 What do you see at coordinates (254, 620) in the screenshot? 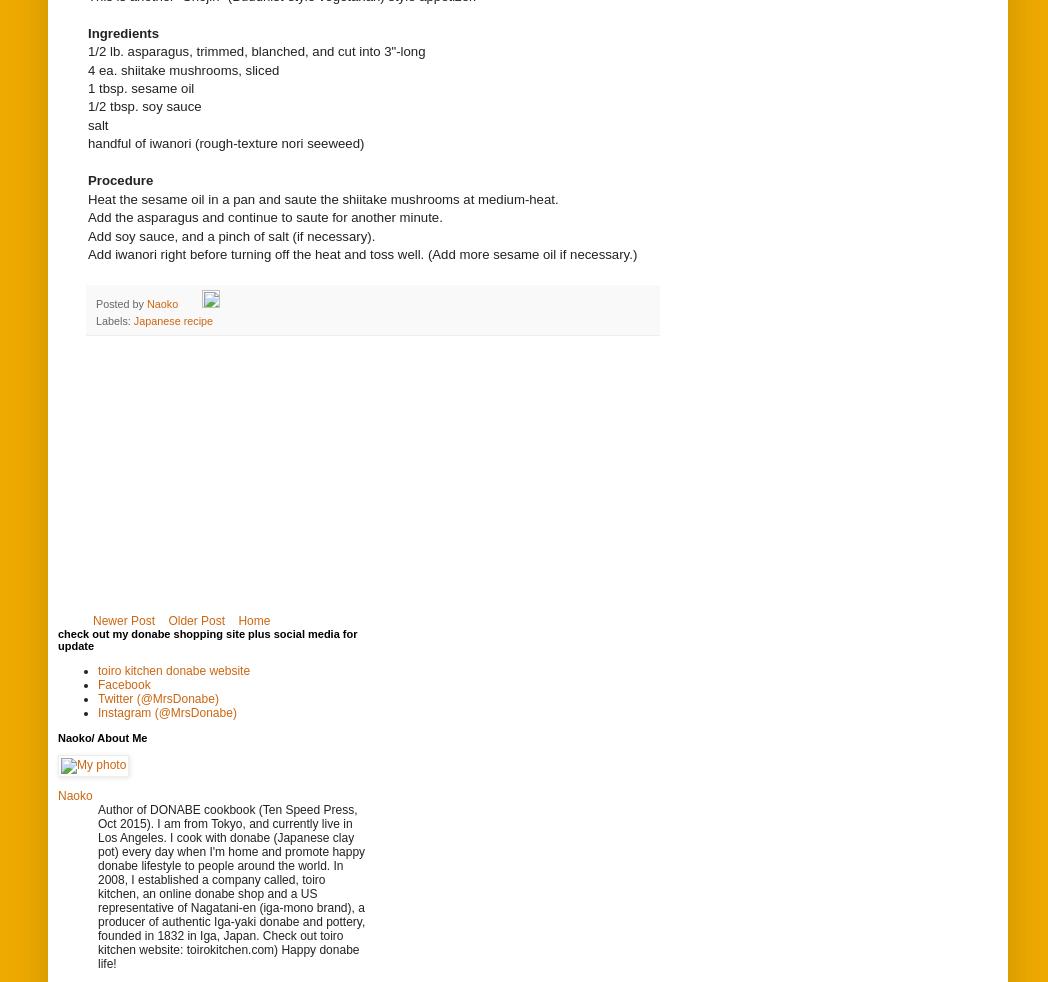
I see `'Home'` at bounding box center [254, 620].